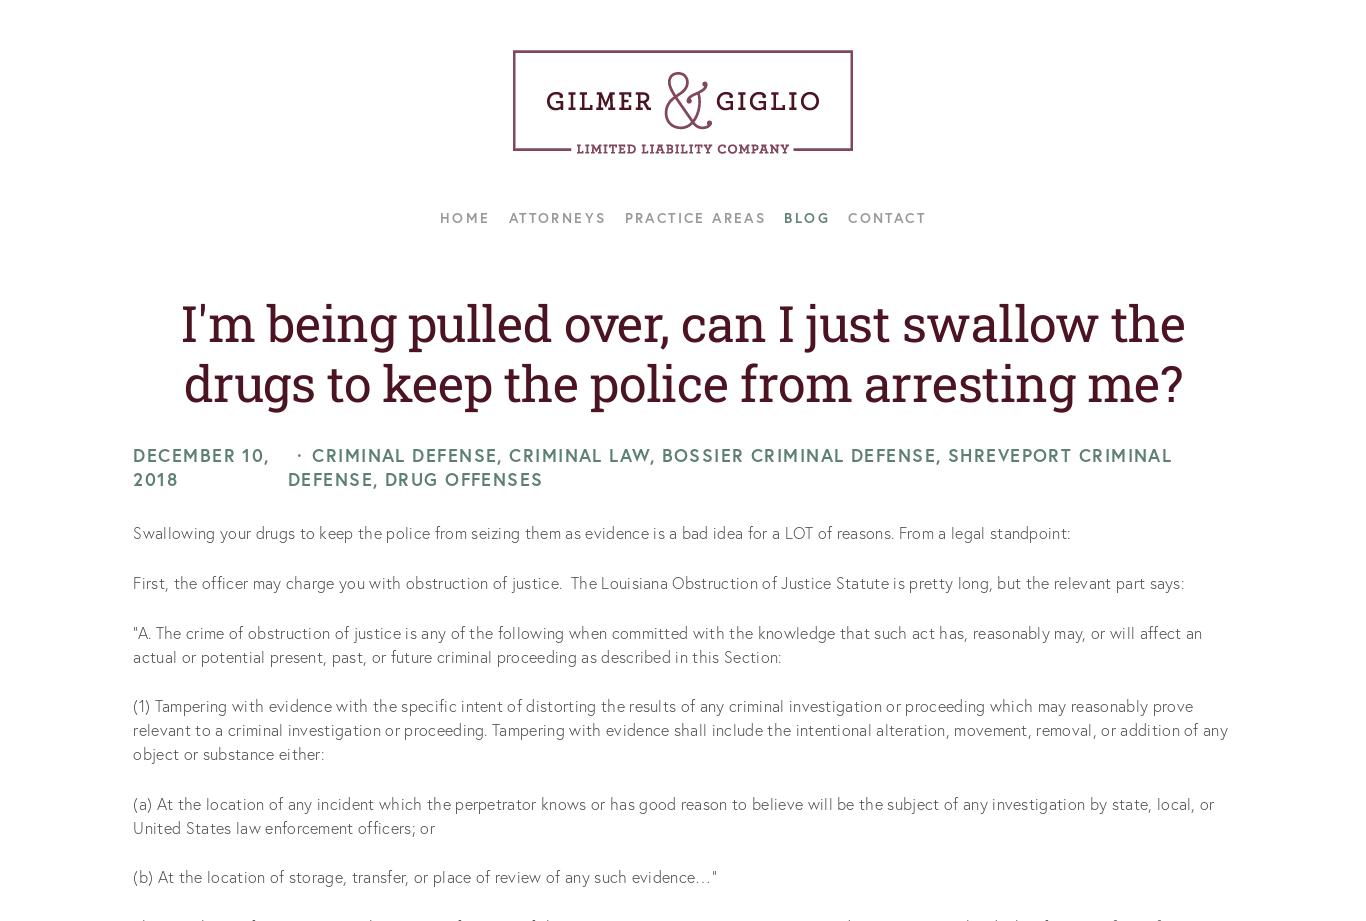 This screenshot has height=921, width=1366. I want to click on '(1) Tampering with evidence with the specific intent of distorting the results of any criminal investigation or proceeding which may reasonably prove relevant to a criminal investigation or proceeding. Tampering with evidence shall include the intentional alteration, movement, removal, or addition of any object or substance either:', so click(681, 729).